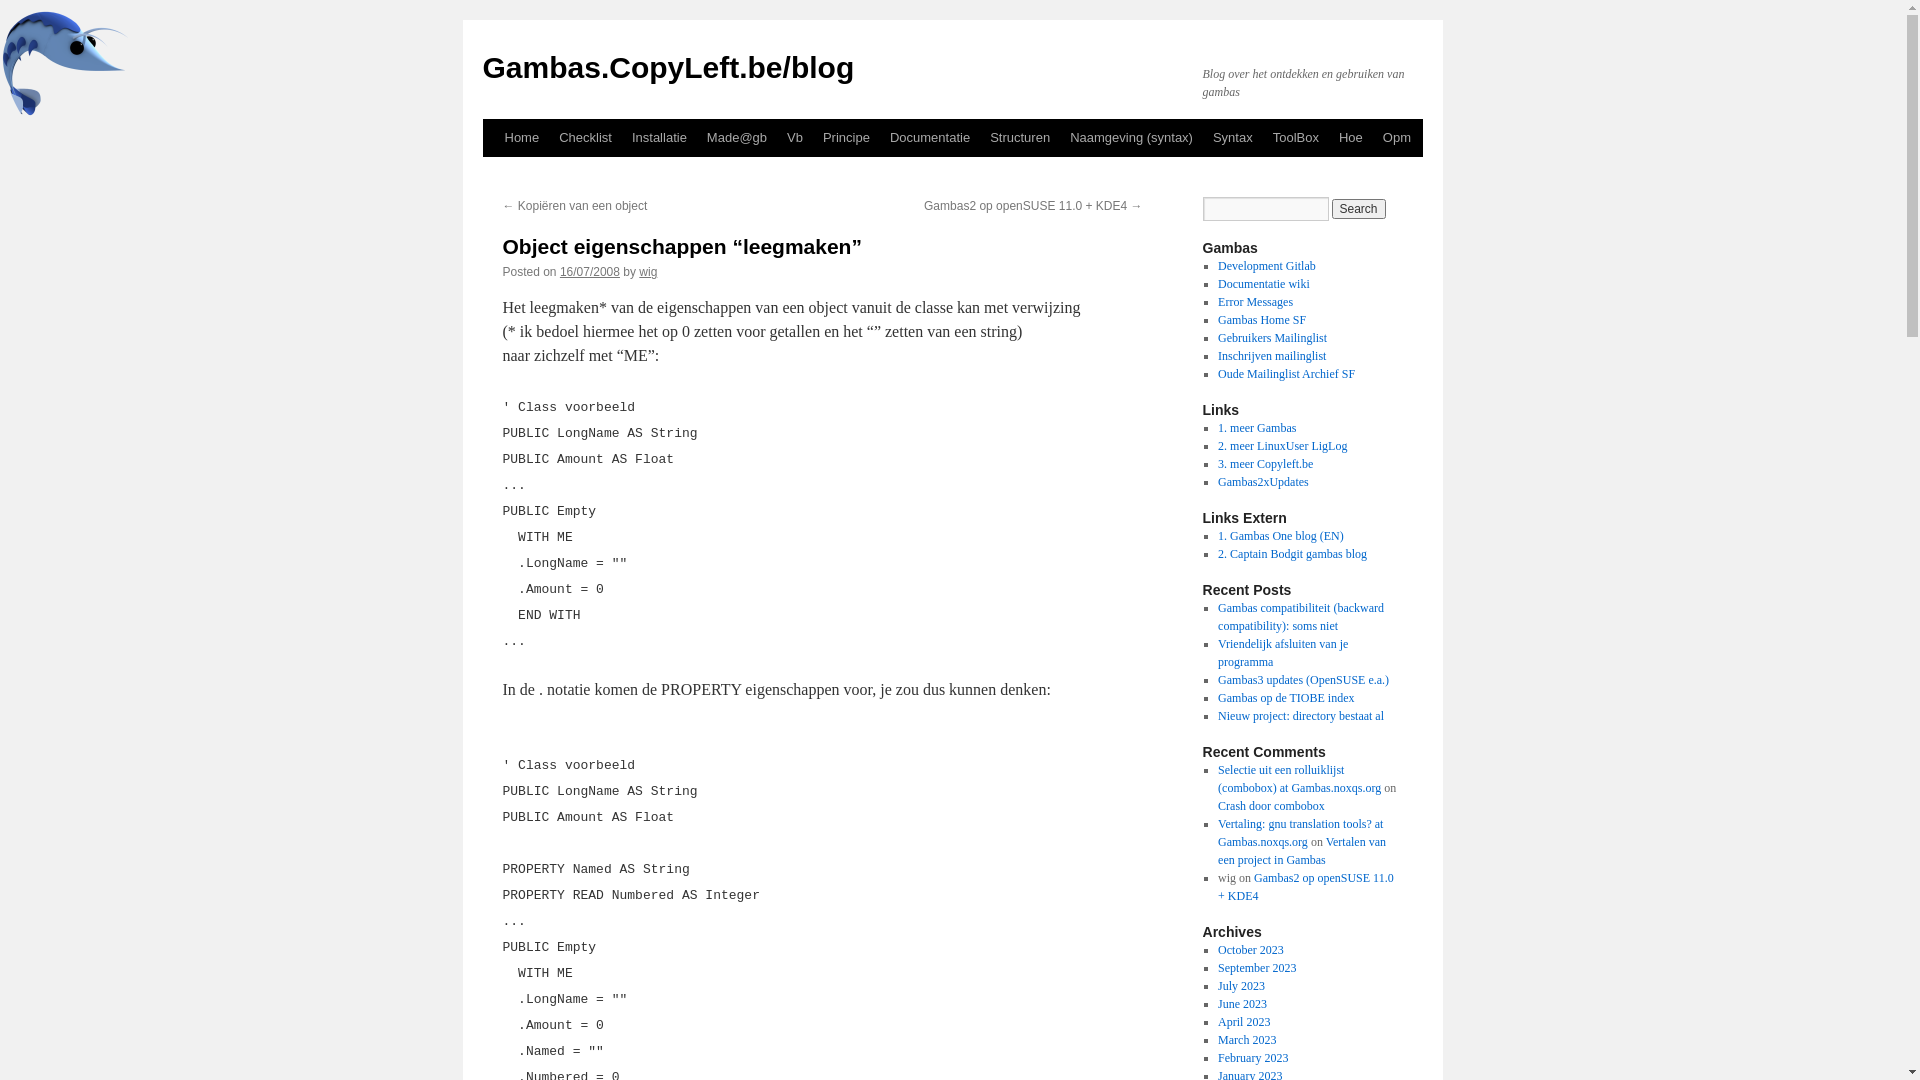  Describe the element at coordinates (1256, 967) in the screenshot. I see `'September 2023'` at that location.